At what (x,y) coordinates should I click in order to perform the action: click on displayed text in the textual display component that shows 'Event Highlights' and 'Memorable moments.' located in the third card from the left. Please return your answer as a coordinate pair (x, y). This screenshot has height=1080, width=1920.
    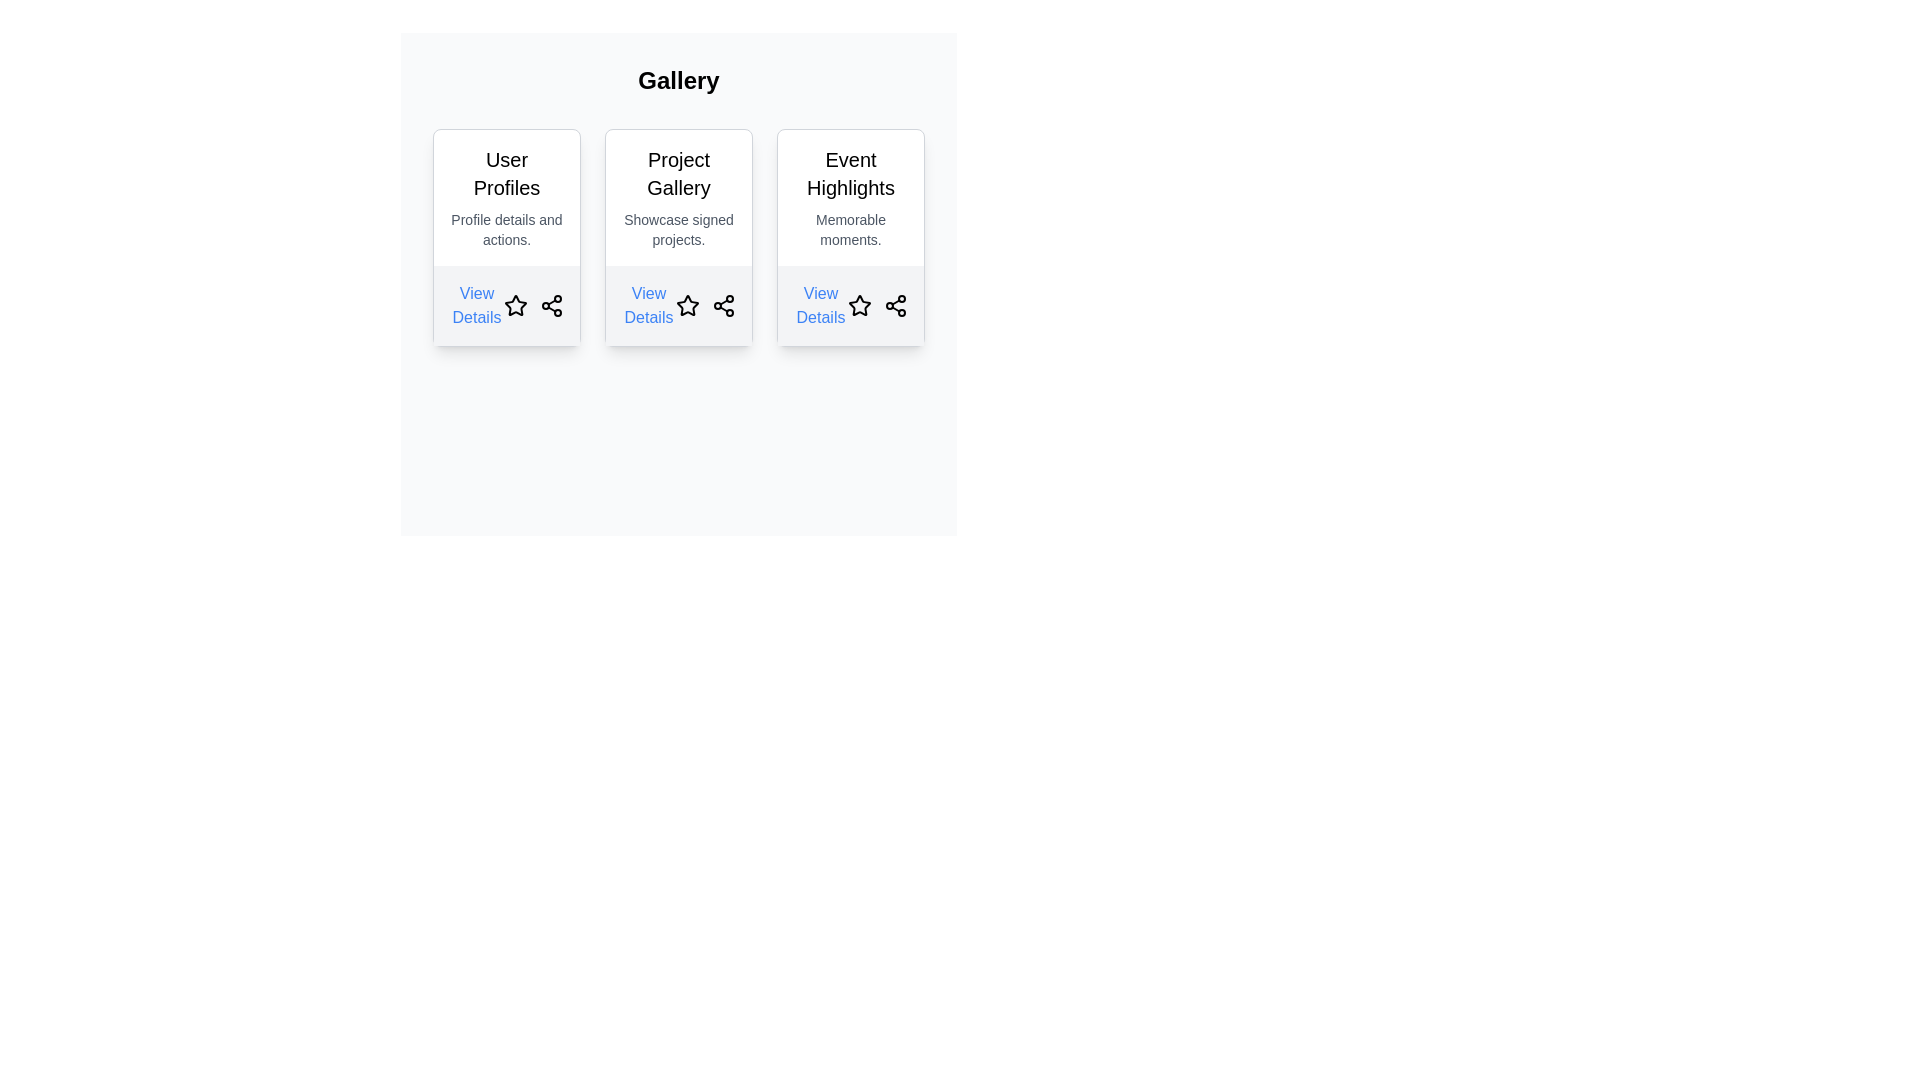
    Looking at the image, I should click on (850, 197).